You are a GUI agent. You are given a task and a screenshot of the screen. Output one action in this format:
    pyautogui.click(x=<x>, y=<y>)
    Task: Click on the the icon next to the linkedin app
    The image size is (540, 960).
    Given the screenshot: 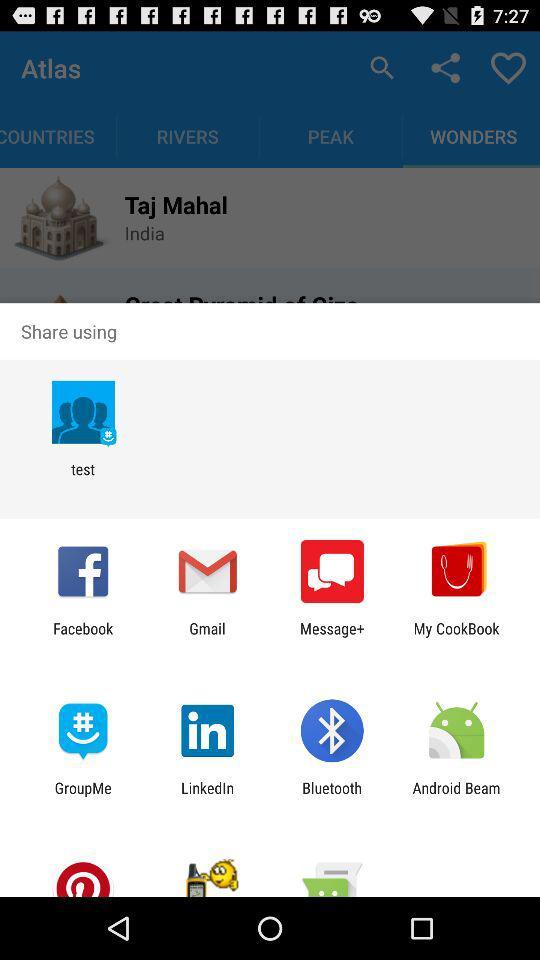 What is the action you would take?
    pyautogui.click(x=332, y=796)
    